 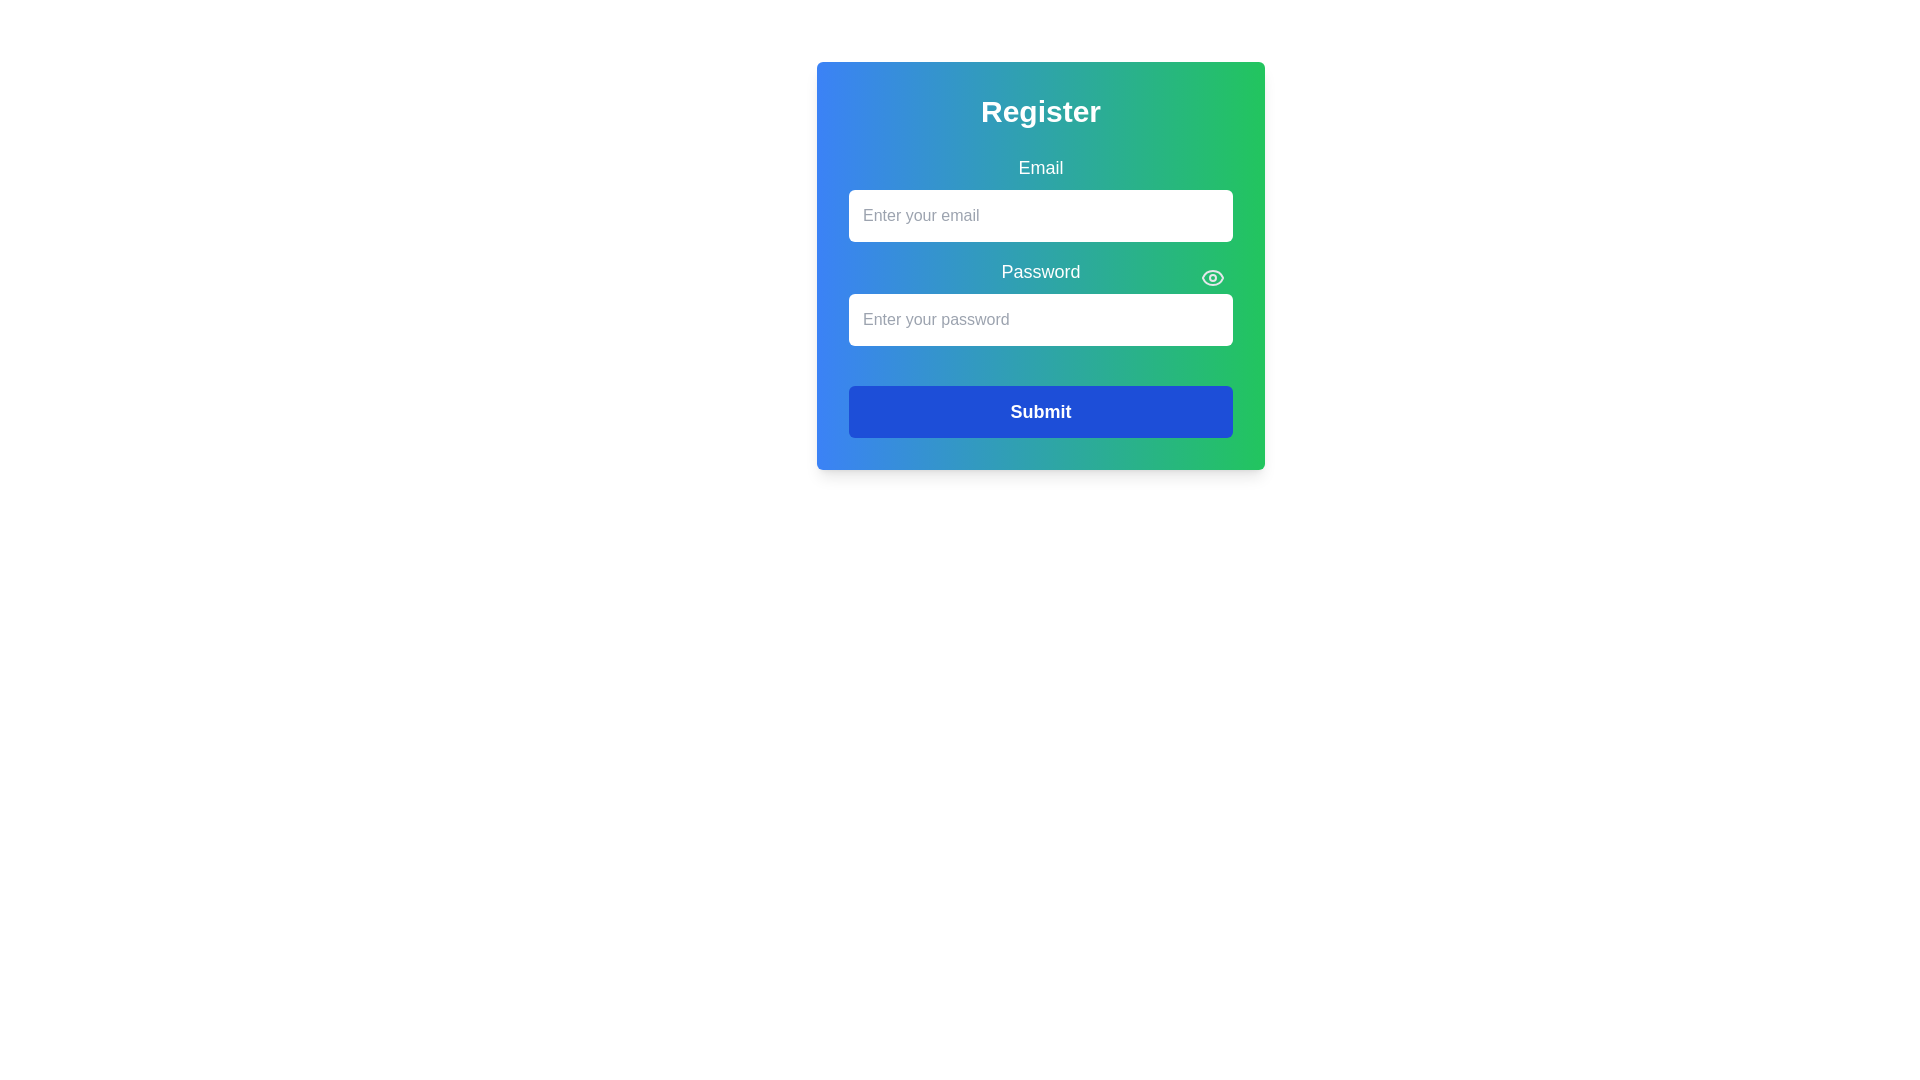 What do you see at coordinates (1212, 277) in the screenshot?
I see `the eye outline icon in the SVG, which represents visibility functionality` at bounding box center [1212, 277].